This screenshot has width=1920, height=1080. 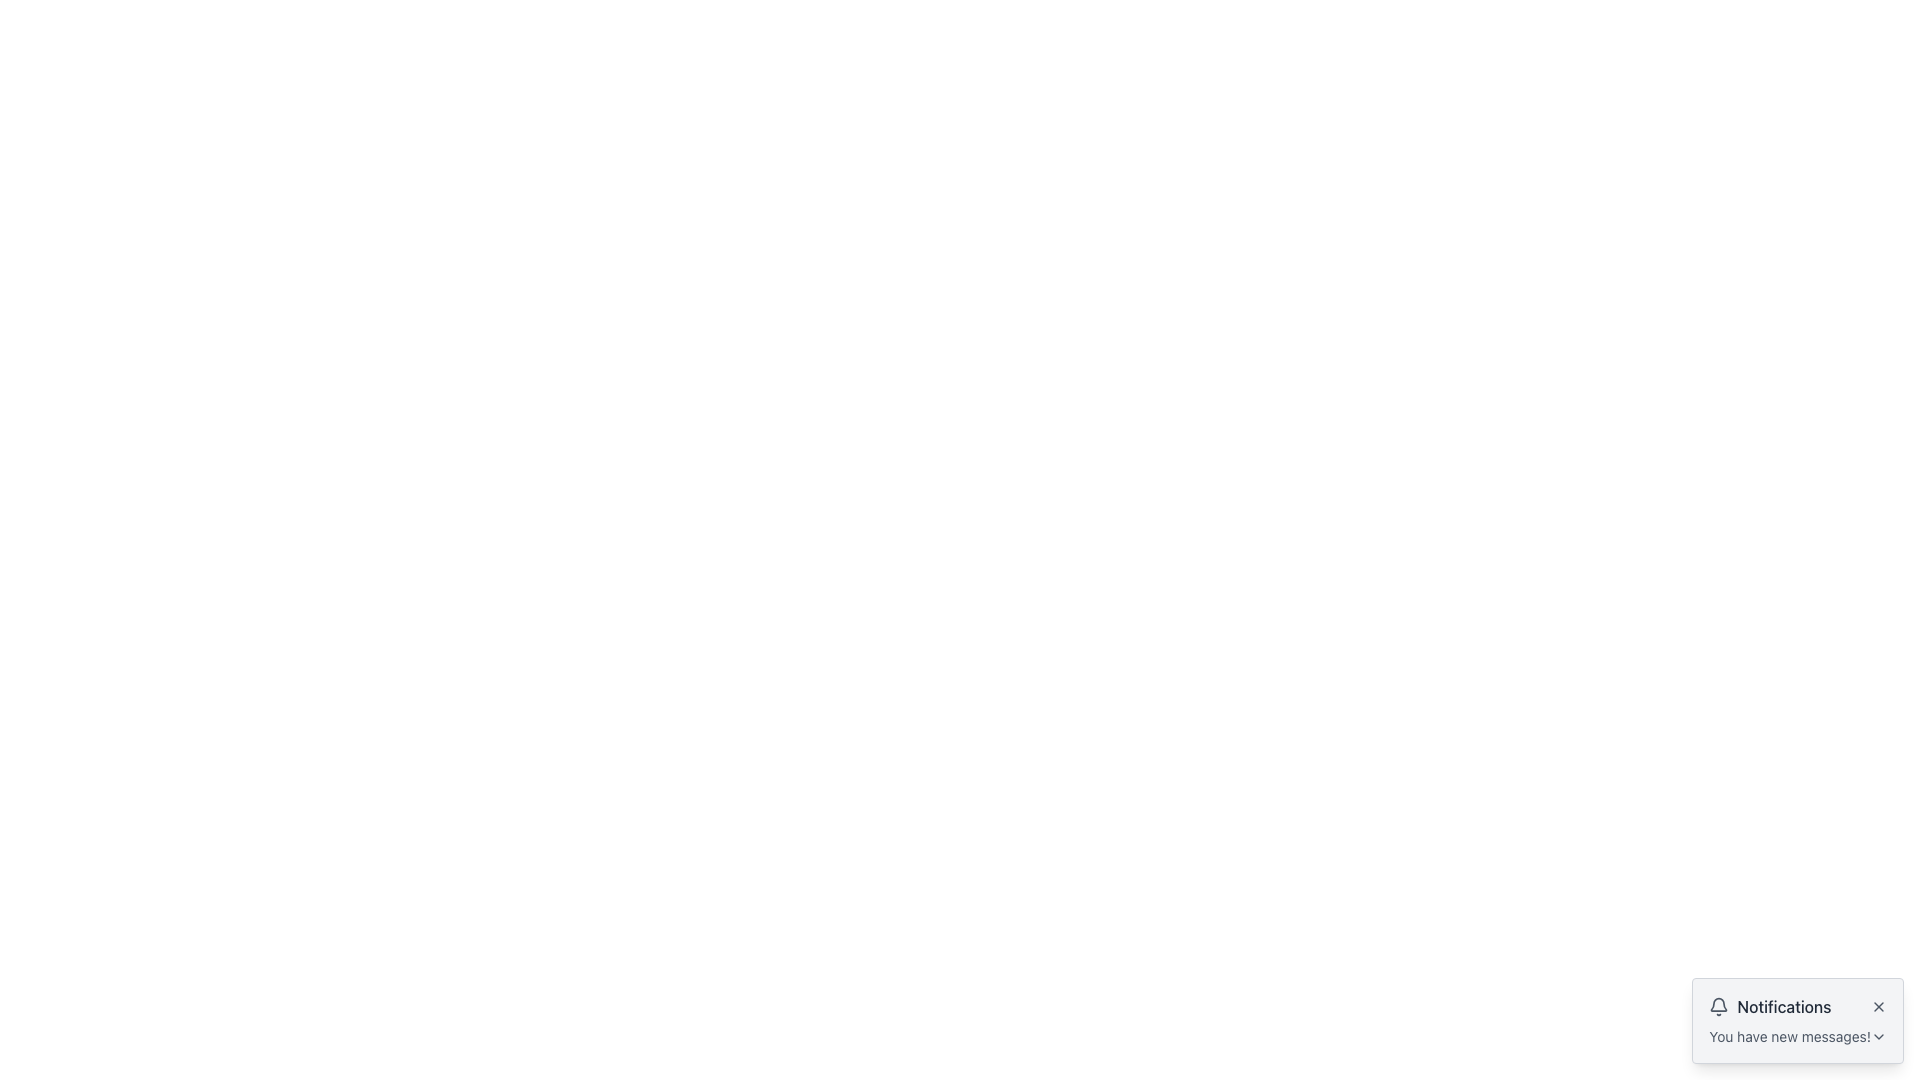 I want to click on the 'Notifications' label, which is styled with a medium-weight font in dark gray and has a bell icon to its left, so click(x=1770, y=1006).